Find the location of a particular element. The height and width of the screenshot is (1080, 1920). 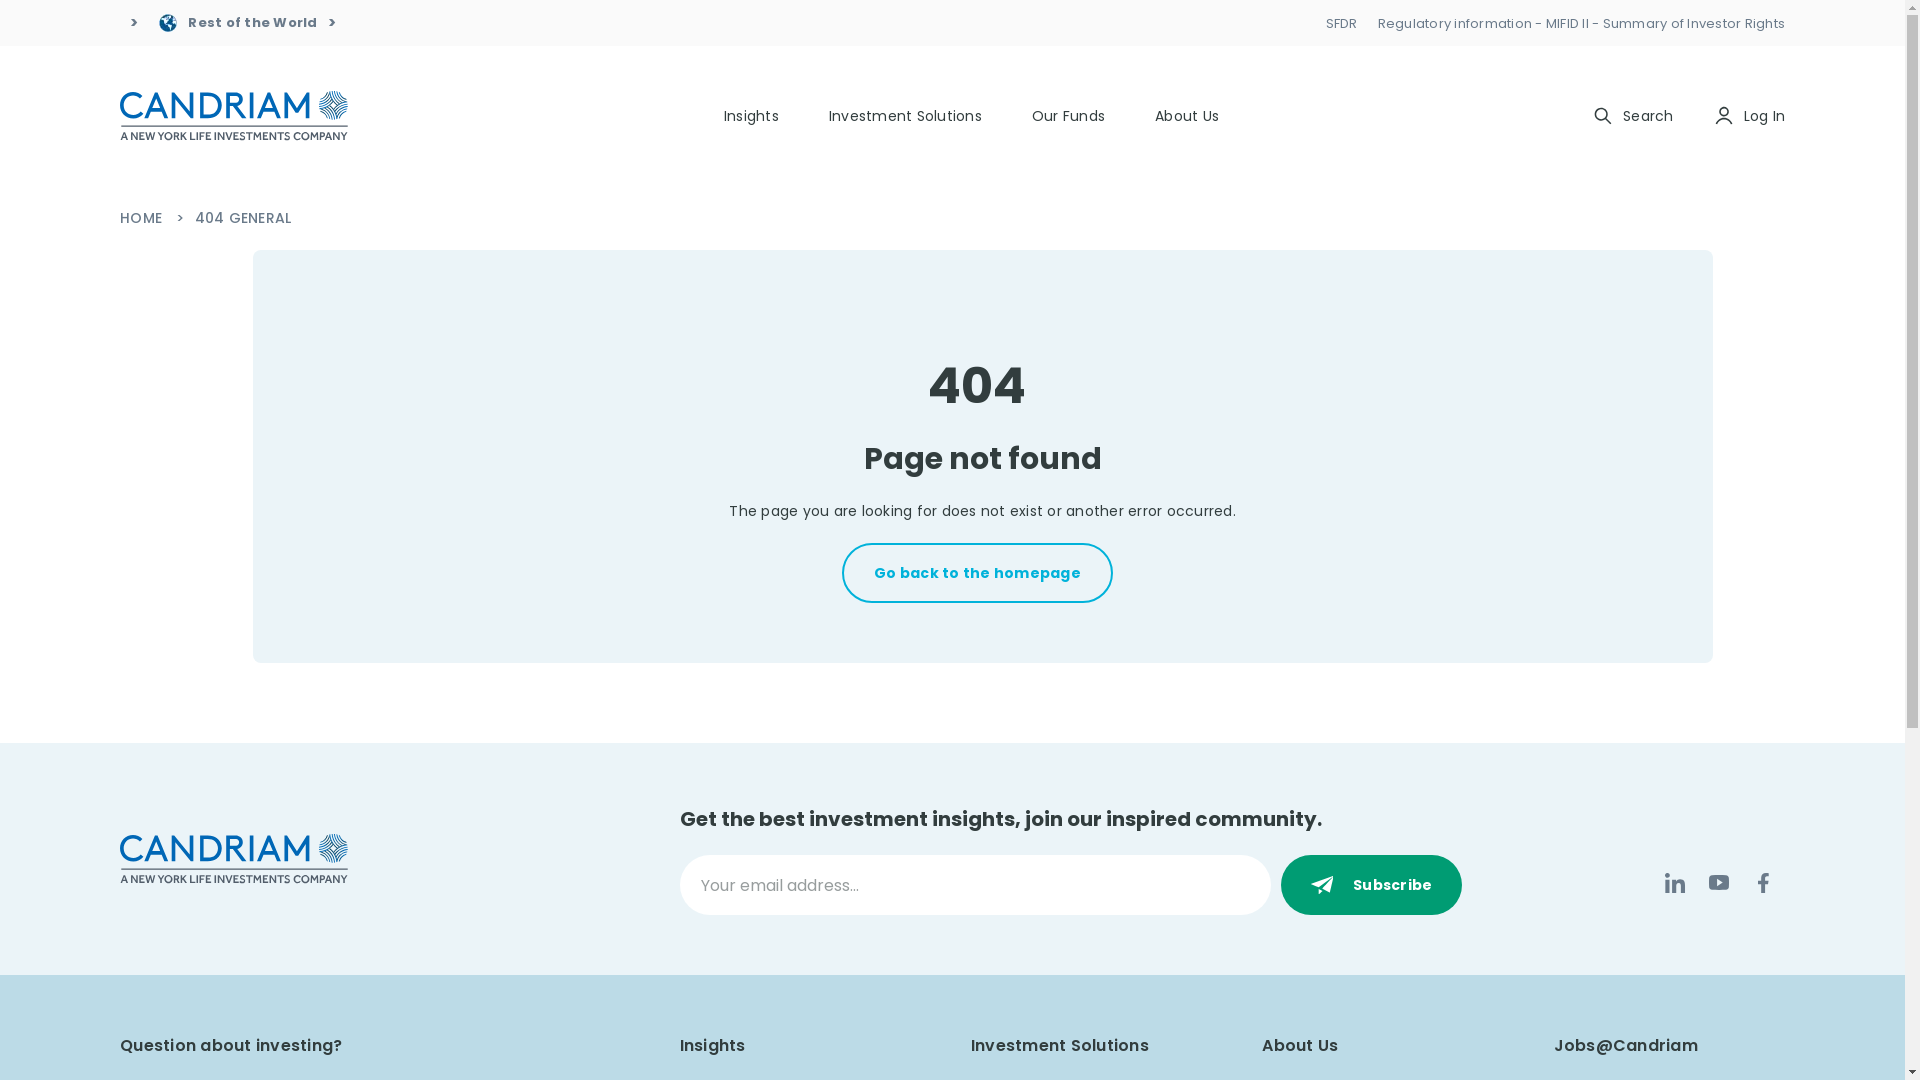

'Go back to the homepage' is located at coordinates (977, 573).